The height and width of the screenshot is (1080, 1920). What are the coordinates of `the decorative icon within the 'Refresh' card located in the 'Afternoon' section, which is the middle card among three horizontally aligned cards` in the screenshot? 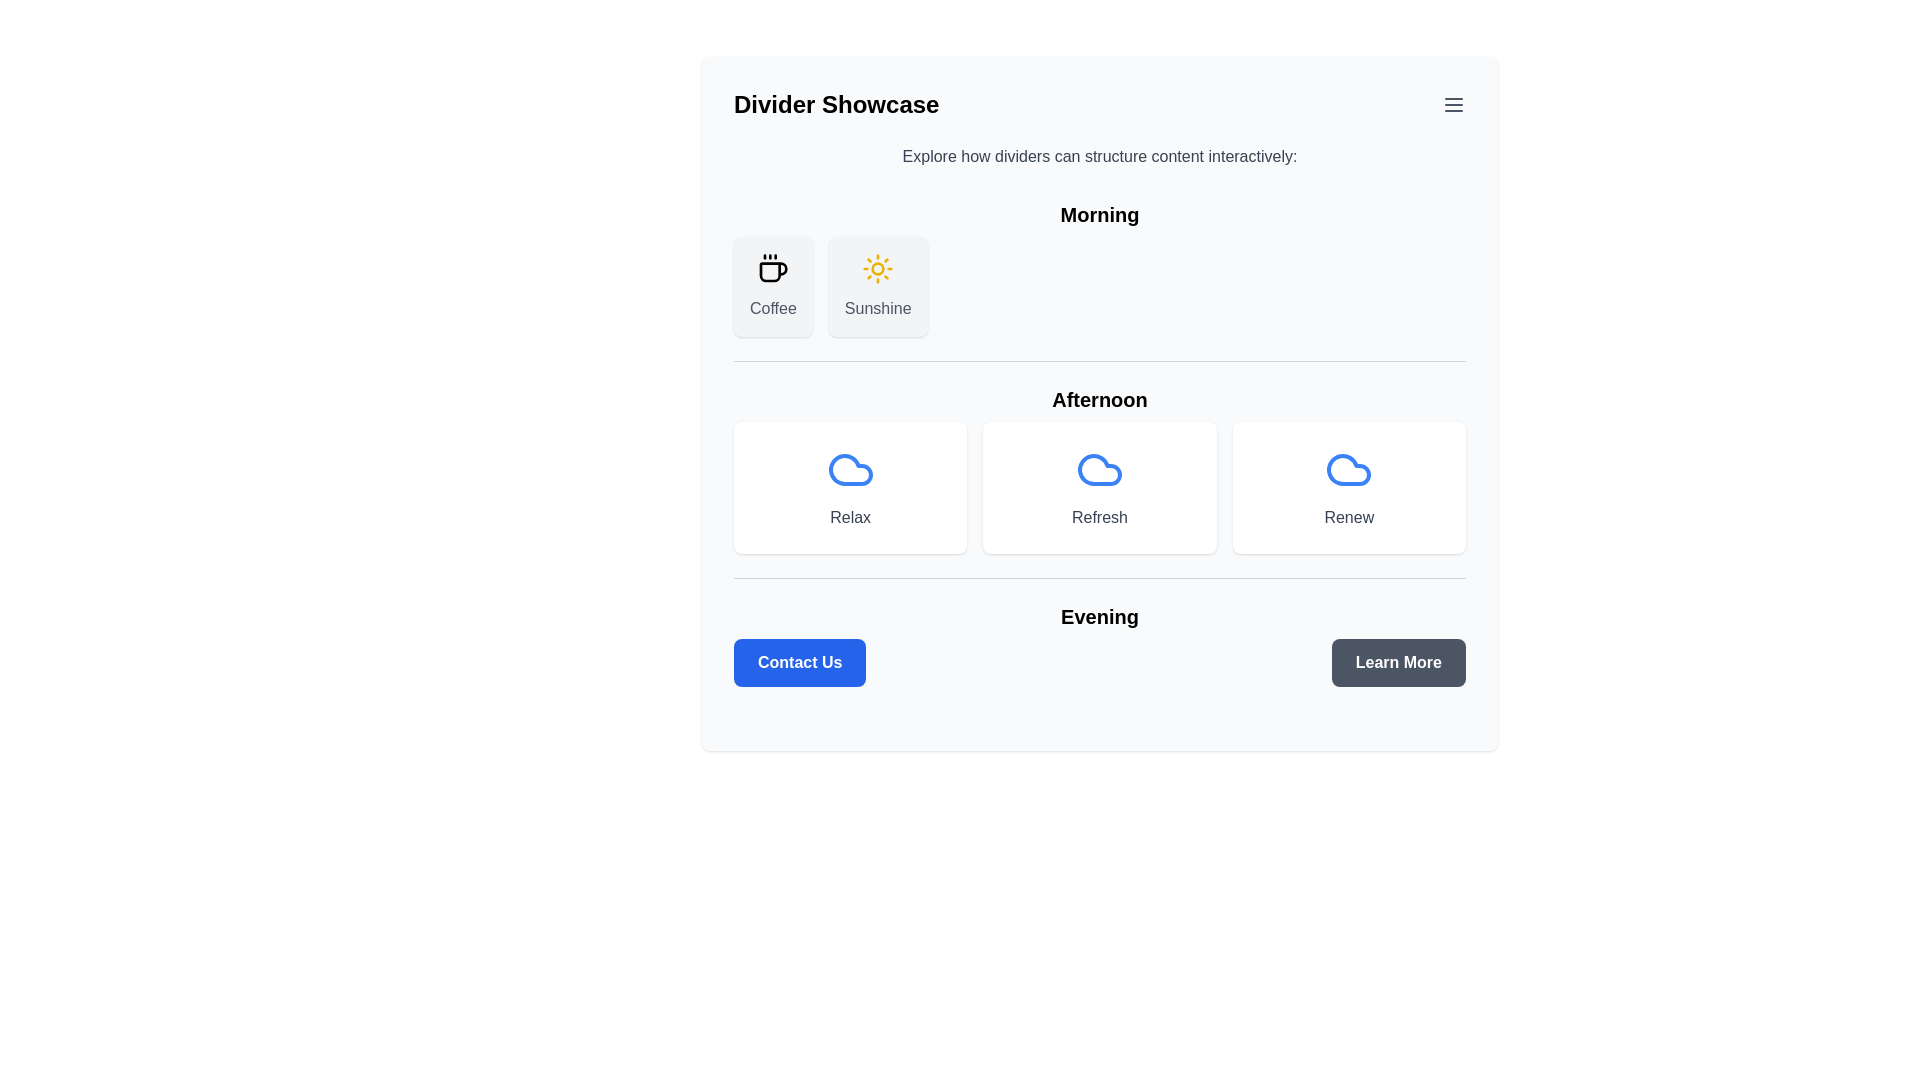 It's located at (1098, 470).